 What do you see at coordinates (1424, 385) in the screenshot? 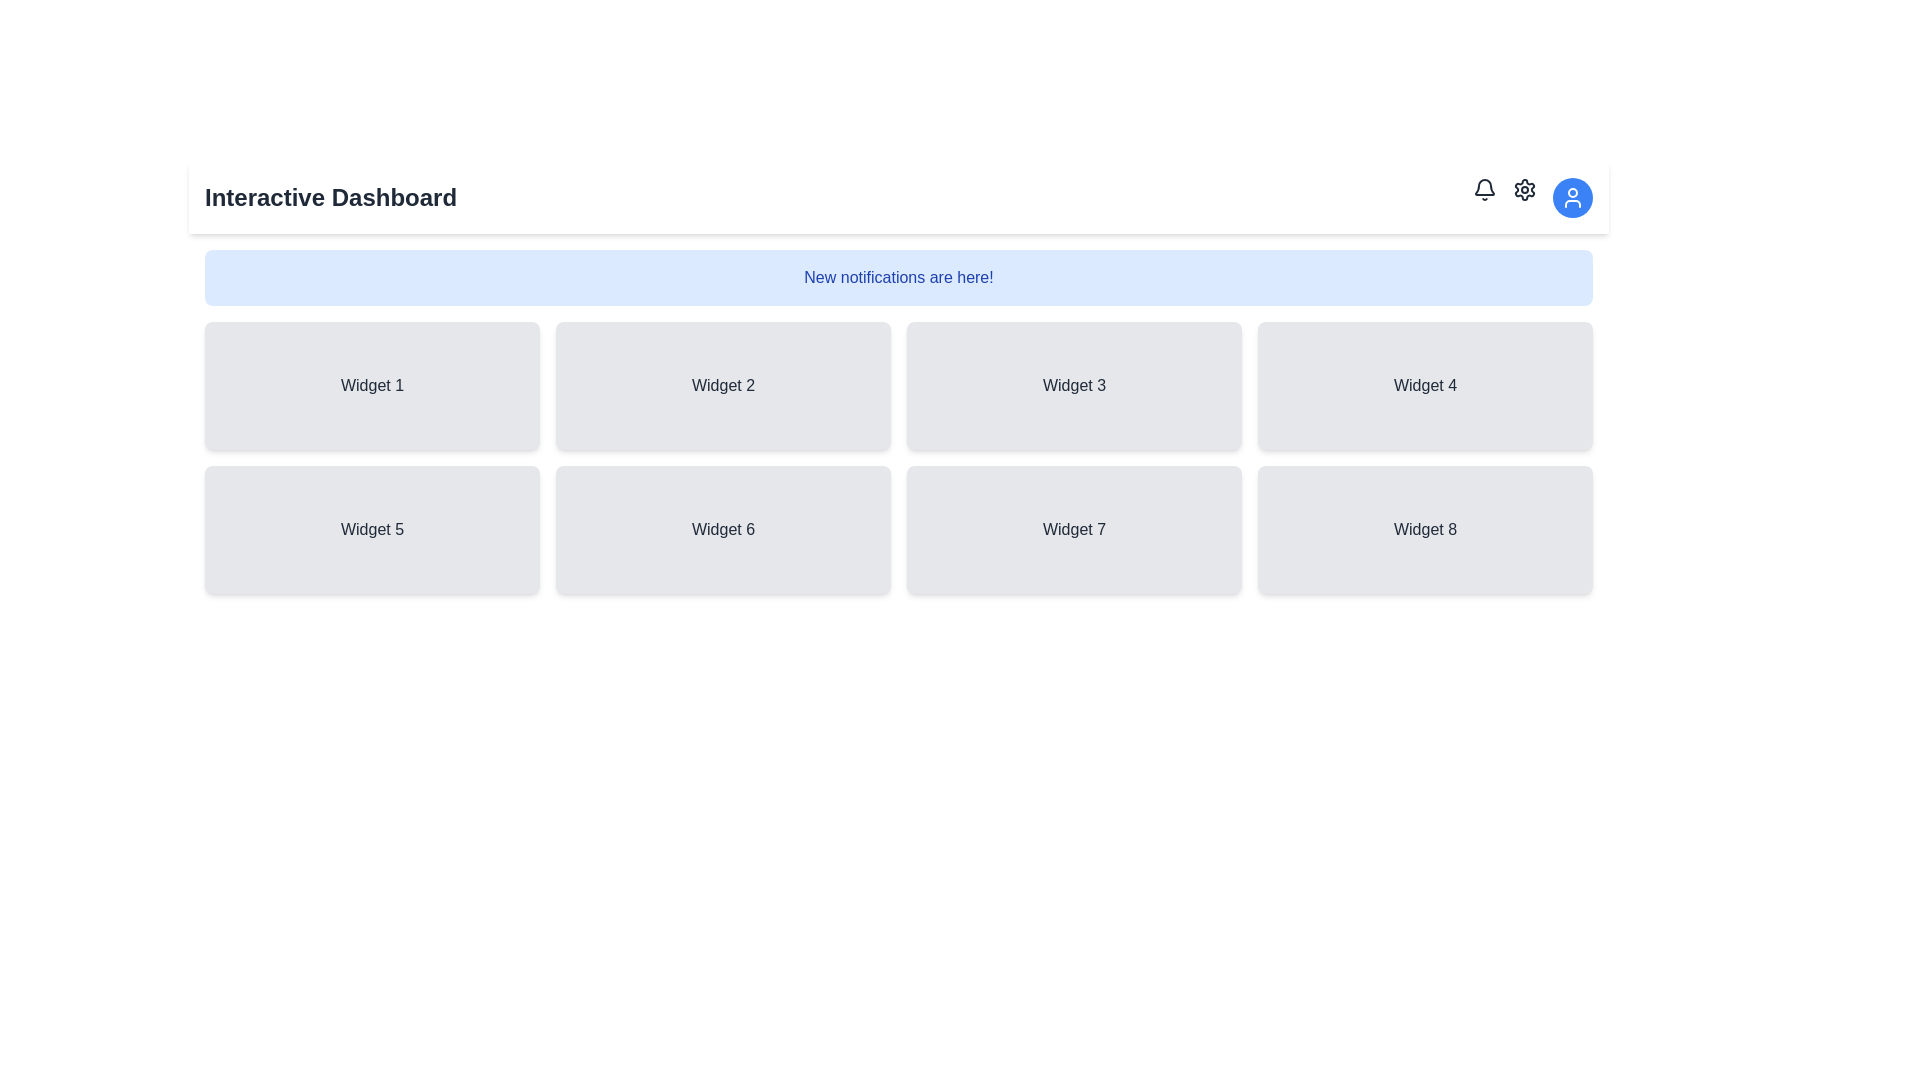
I see `the informational card labeled 'Widget 4', which is the fourth item in the grid layout` at bounding box center [1424, 385].